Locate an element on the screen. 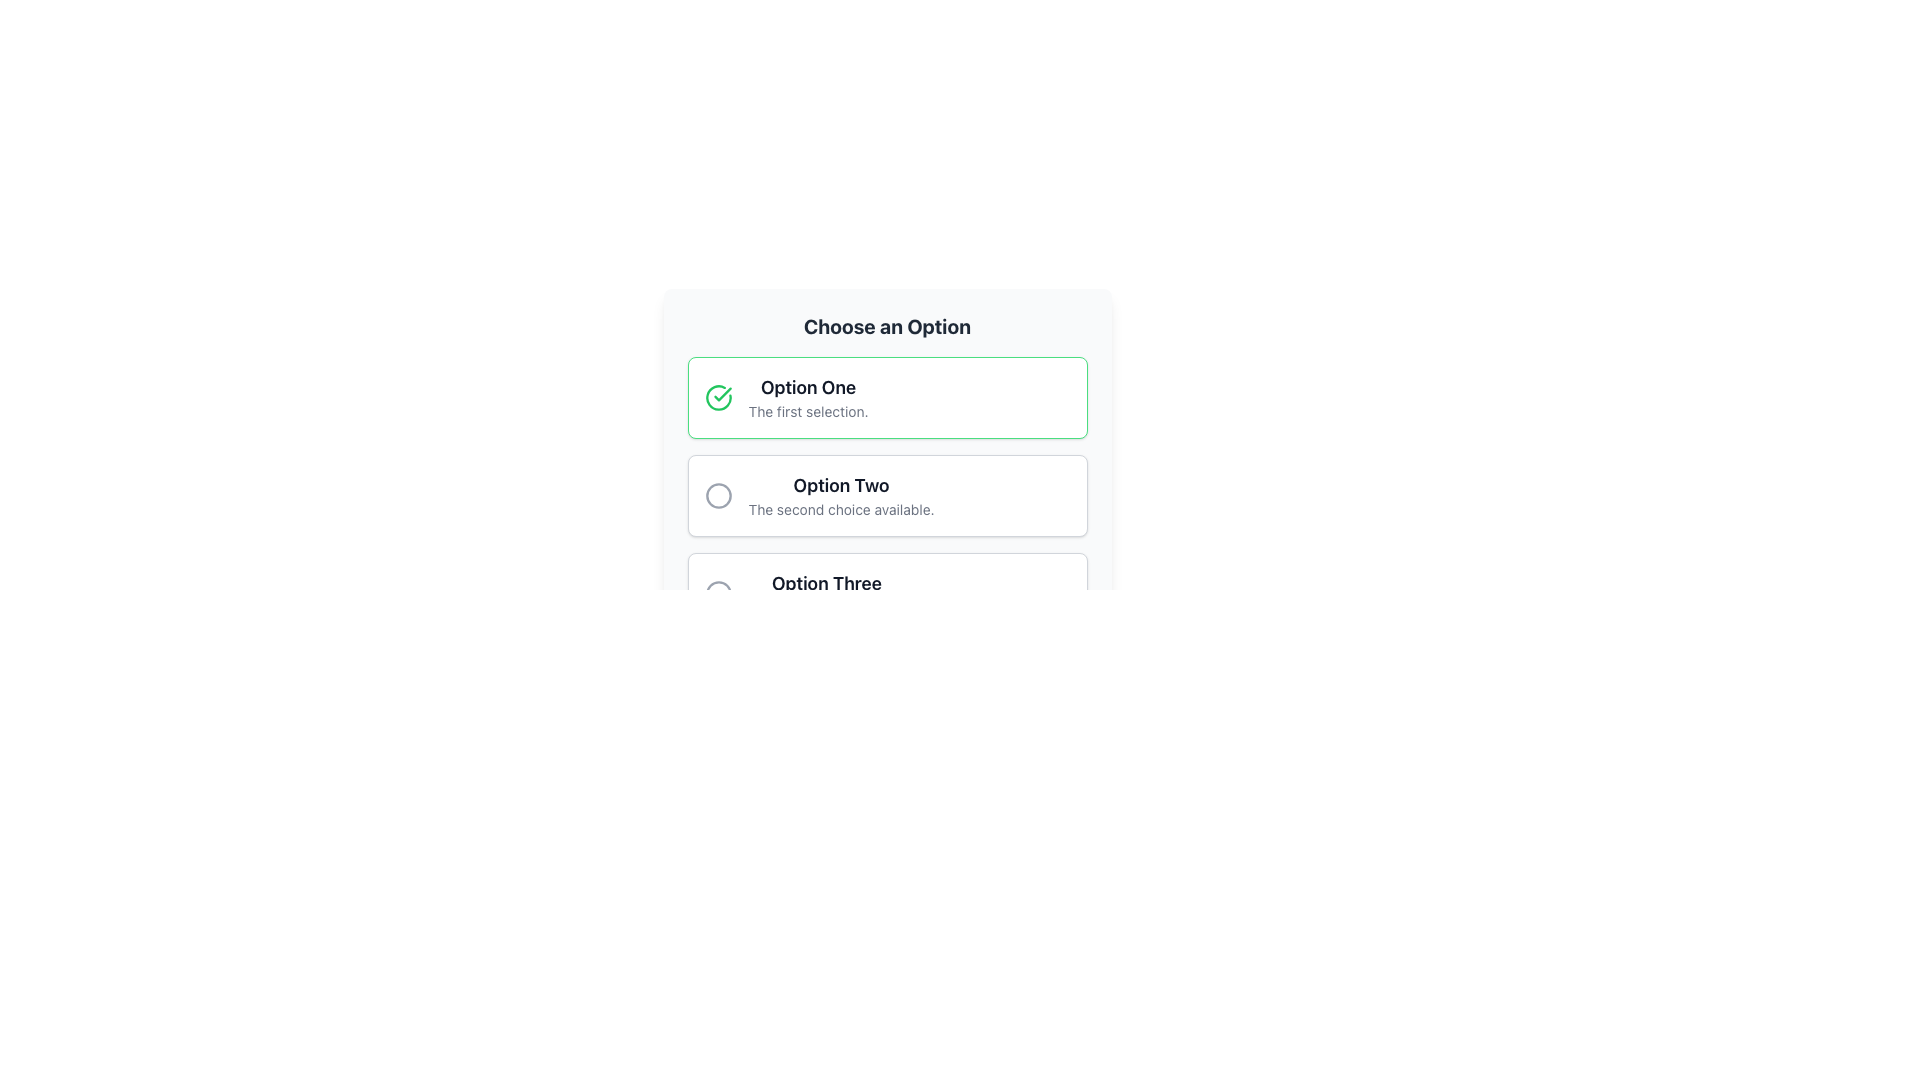 The width and height of the screenshot is (1920, 1080). the circular icon with a gray border and hollow center, located to the left of the text 'Option Two The second choice available.' is located at coordinates (718, 495).